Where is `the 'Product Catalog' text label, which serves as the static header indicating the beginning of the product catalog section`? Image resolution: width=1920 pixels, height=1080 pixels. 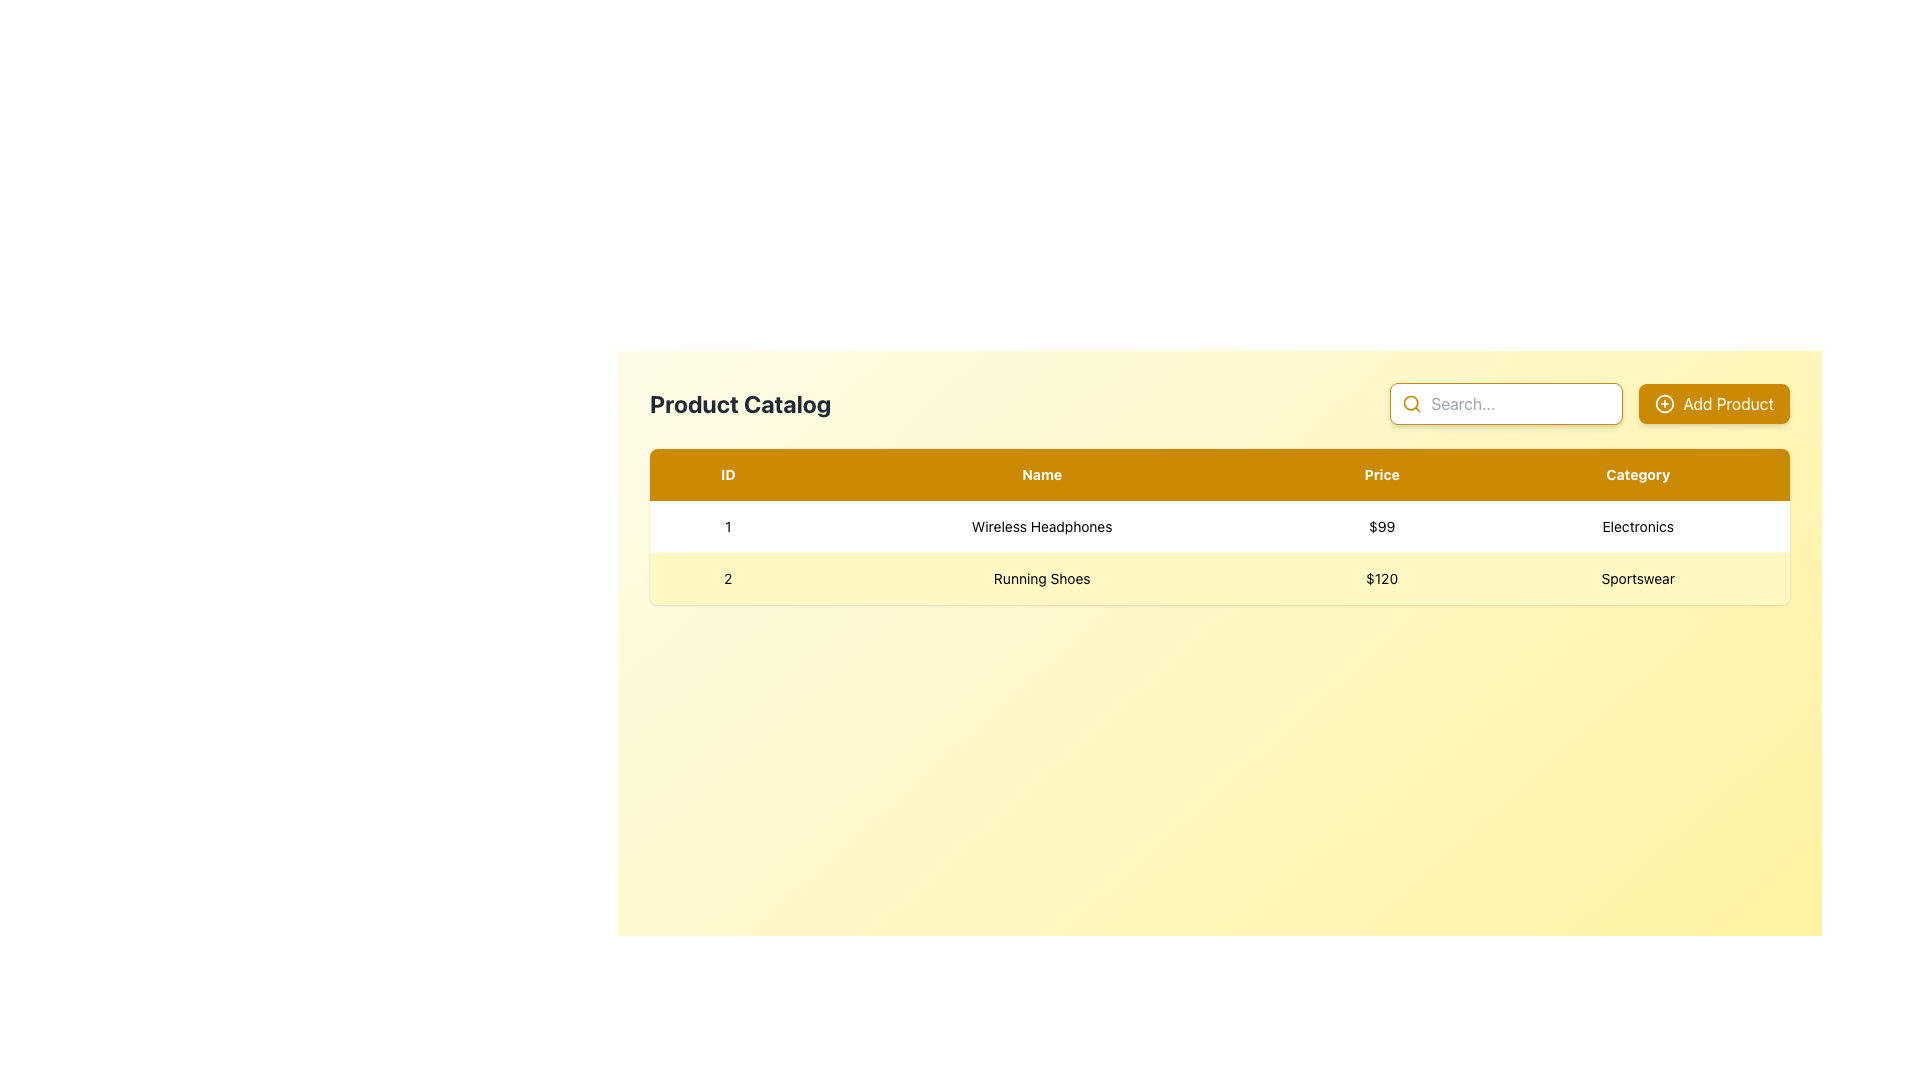
the 'Product Catalog' text label, which serves as the static header indicating the beginning of the product catalog section is located at coordinates (739, 404).